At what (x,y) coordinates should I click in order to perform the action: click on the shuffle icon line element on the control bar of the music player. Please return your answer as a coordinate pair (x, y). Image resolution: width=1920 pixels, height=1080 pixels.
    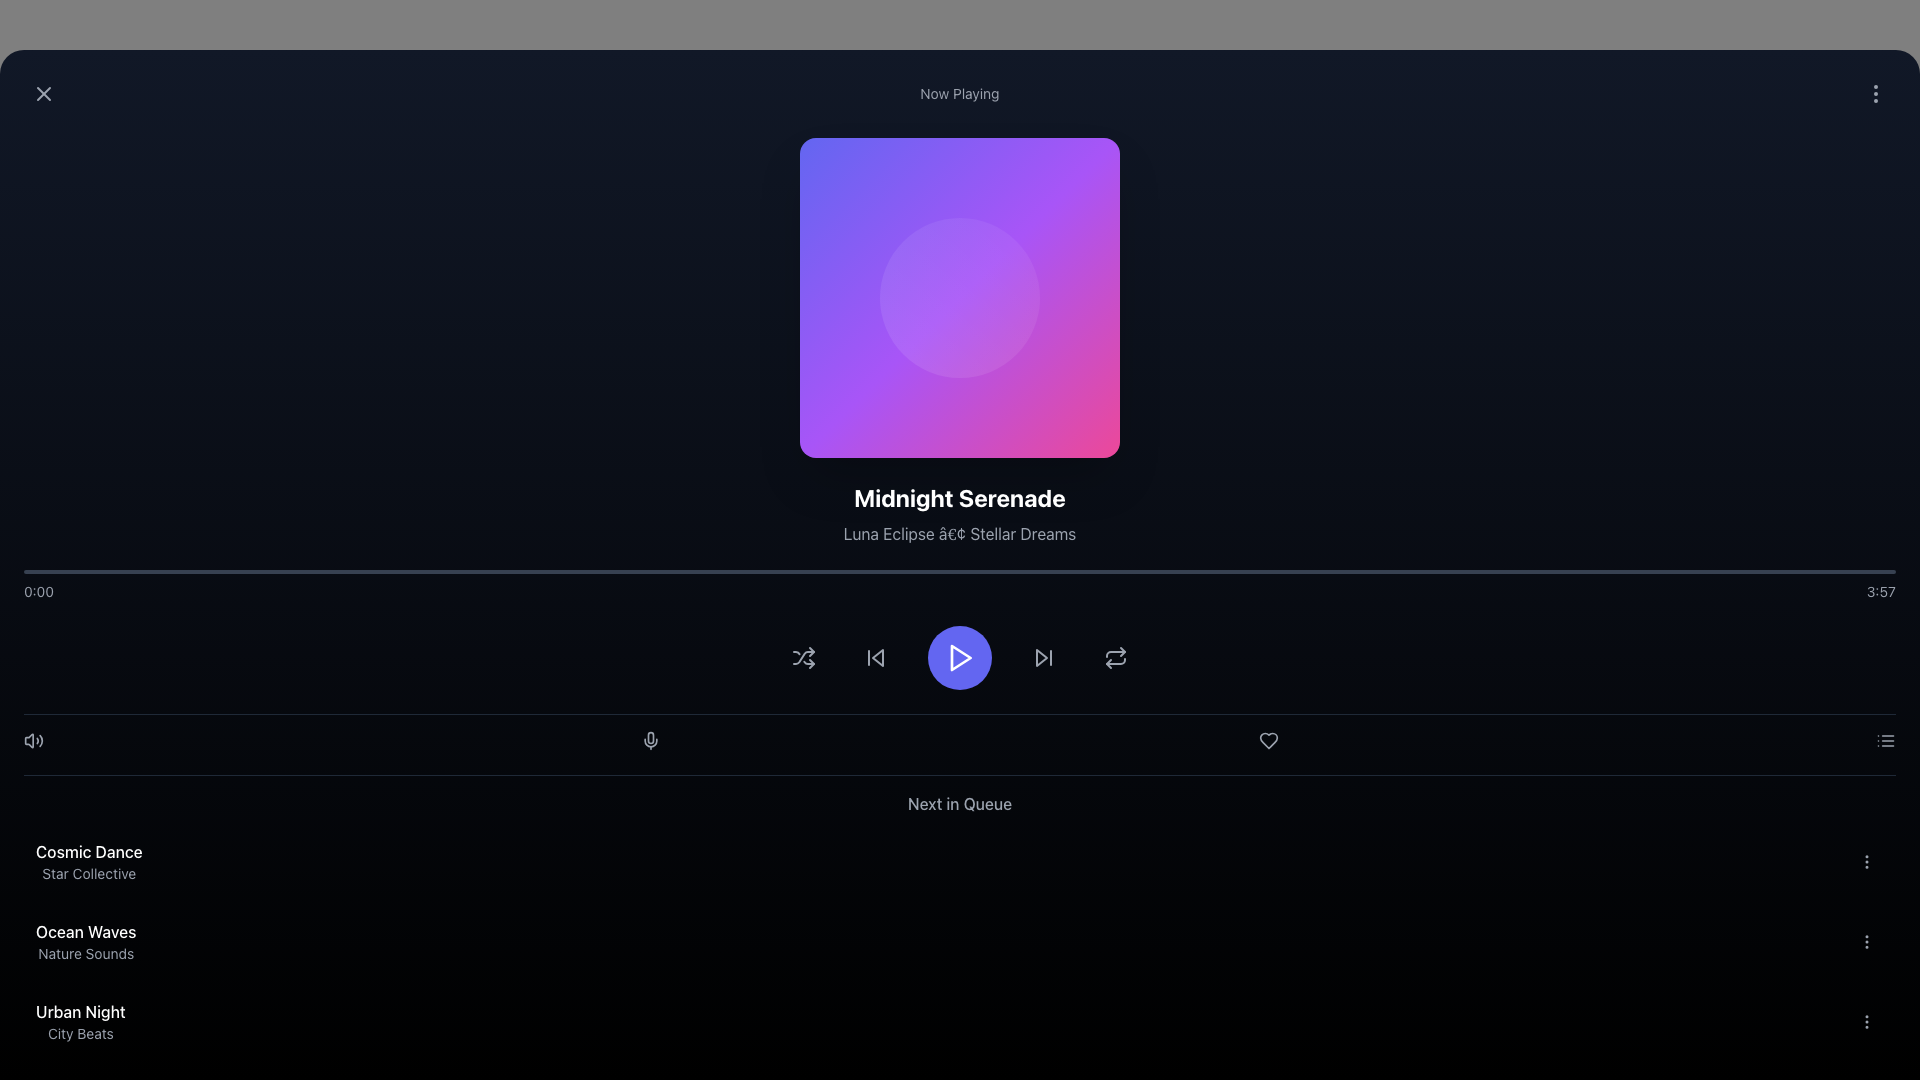
    Looking at the image, I should click on (804, 658).